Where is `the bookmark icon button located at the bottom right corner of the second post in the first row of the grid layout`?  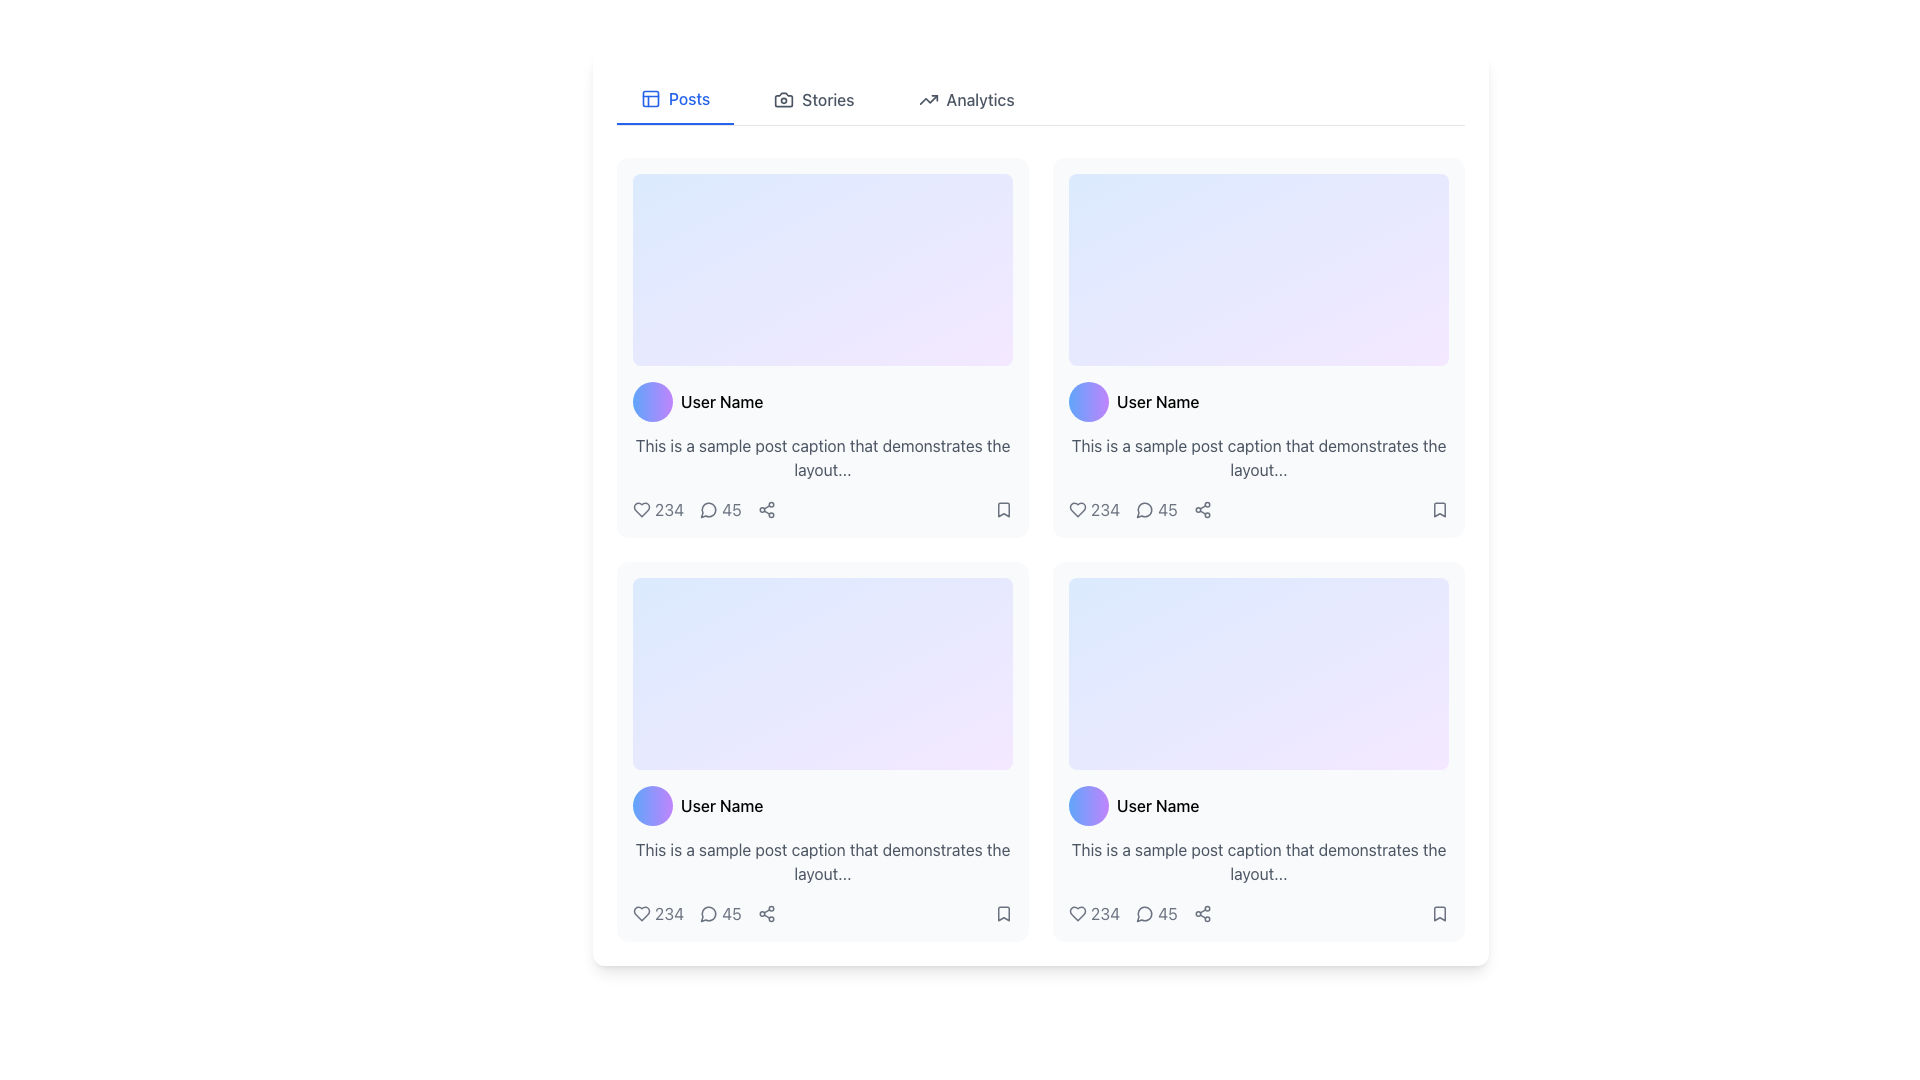
the bookmark icon button located at the bottom right corner of the second post in the first row of the grid layout is located at coordinates (1003, 508).